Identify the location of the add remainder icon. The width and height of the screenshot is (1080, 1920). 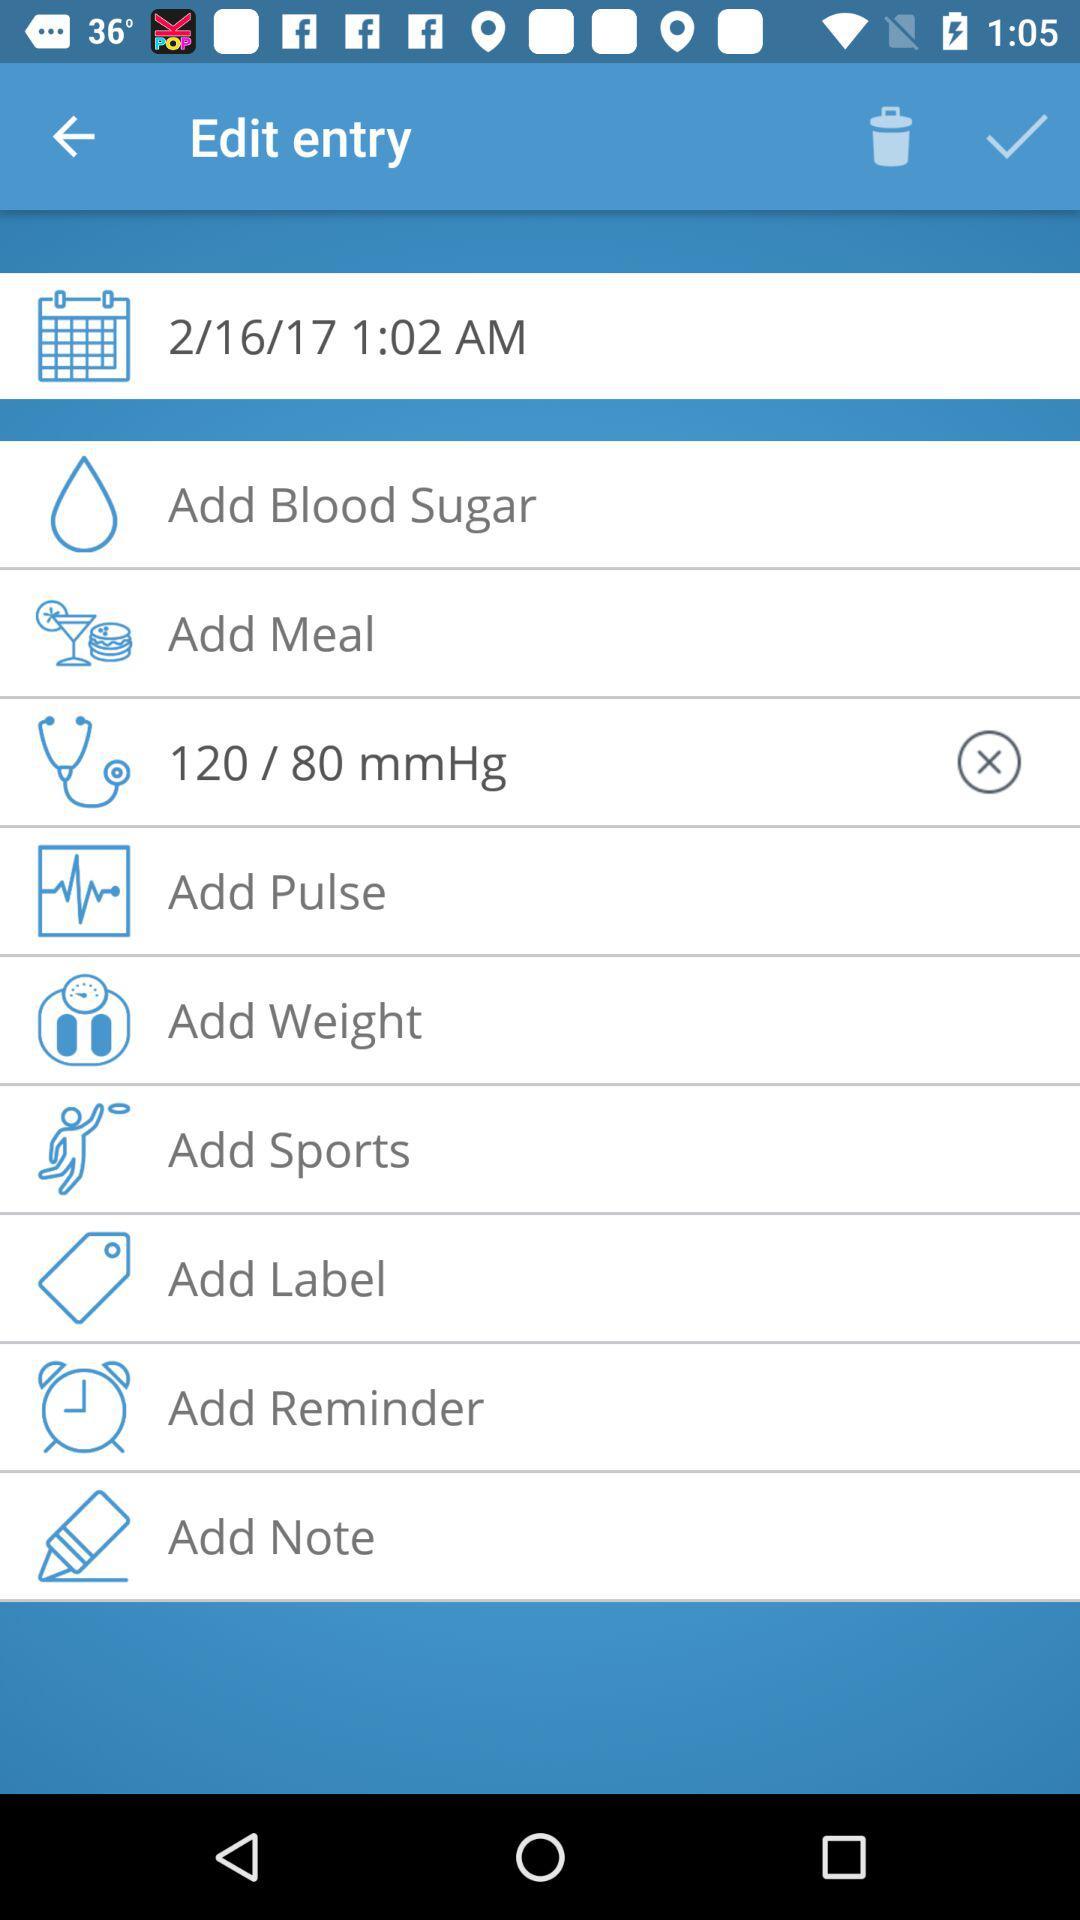
(83, 1405).